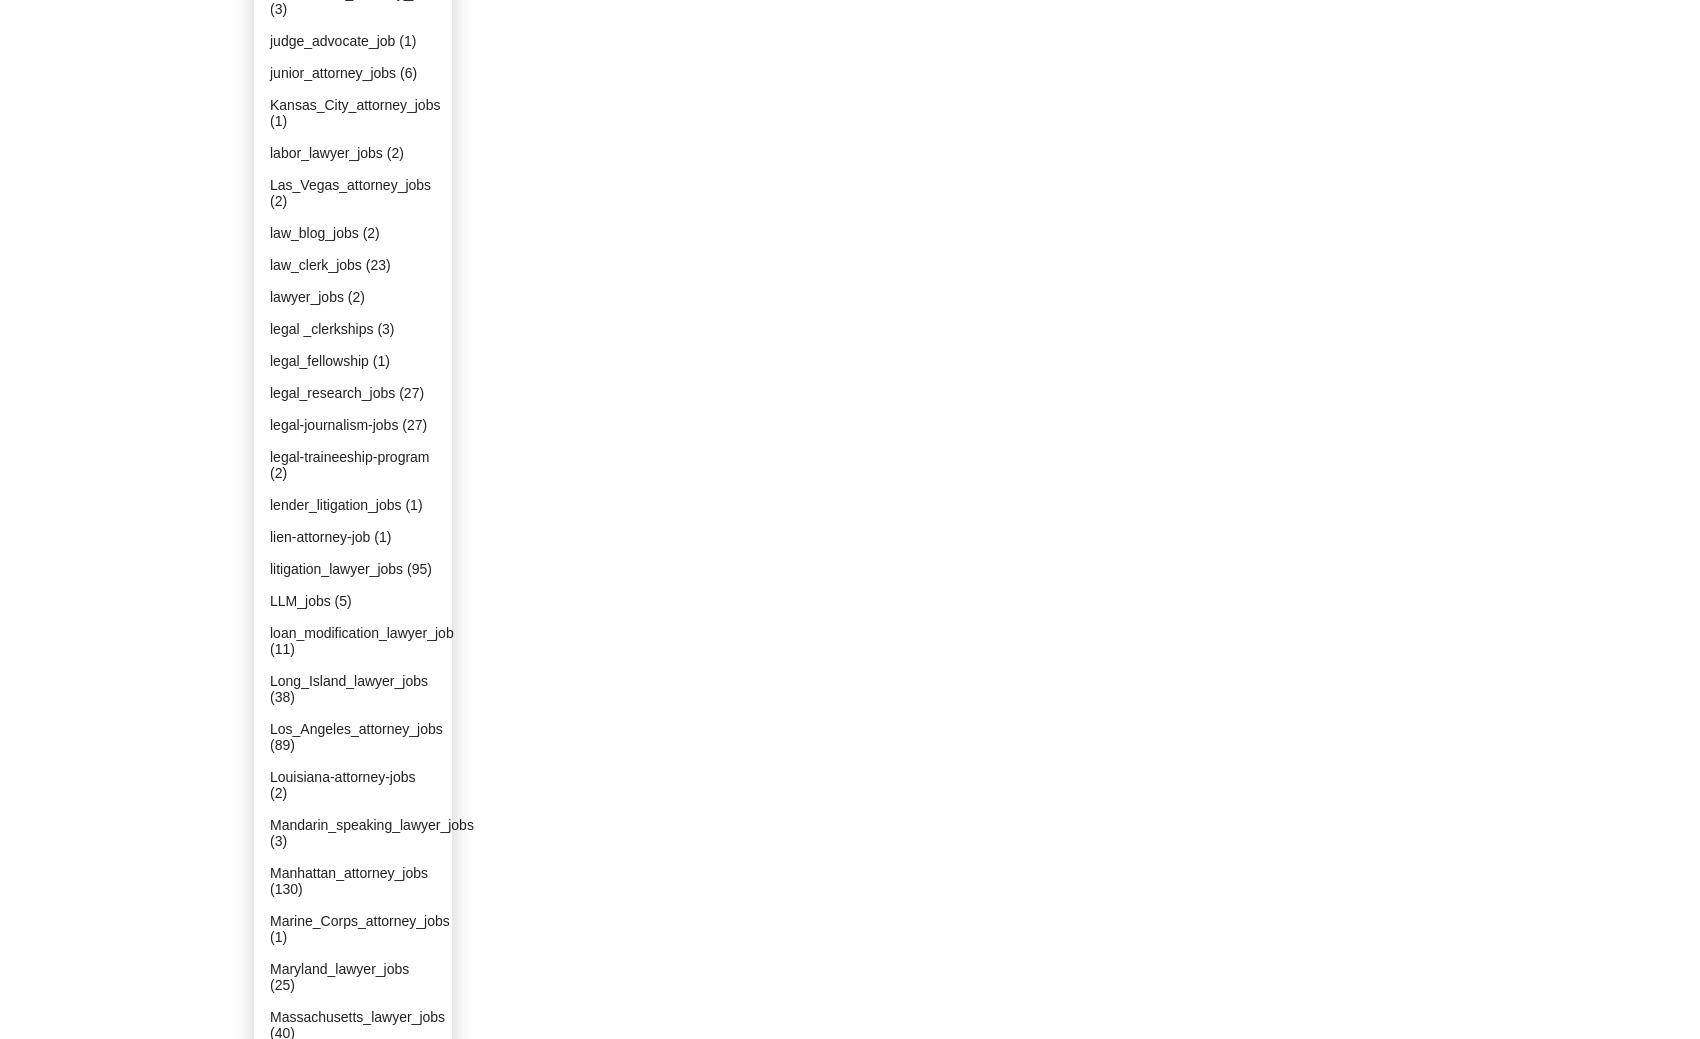 This screenshot has width=1700, height=1039. I want to click on 'Maryland_lawyer_jobs', so click(338, 968).